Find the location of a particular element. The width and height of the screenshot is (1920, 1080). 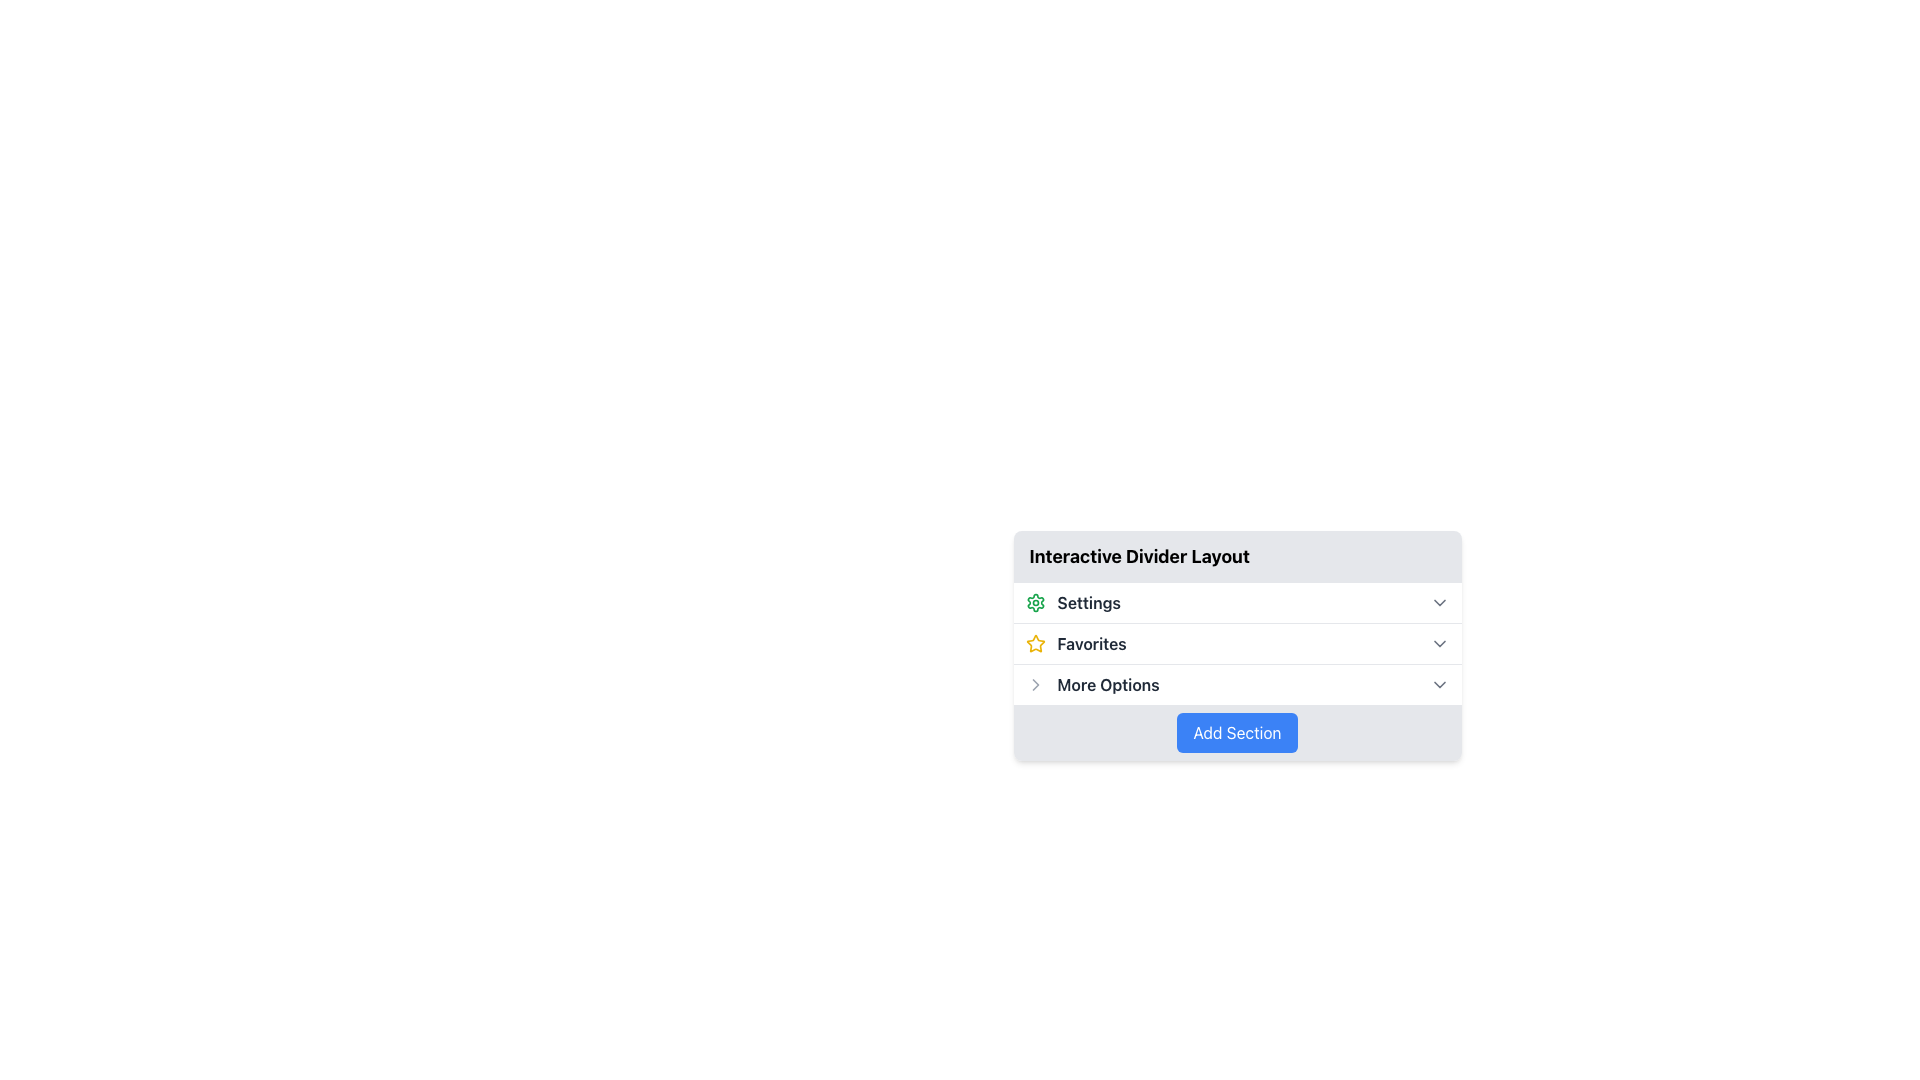

the collapsible menu item related to 'More Options', which is the third item in the 'Interactive Divider Layout' list, positioned below 'Settings' and 'Favorites' is located at coordinates (1236, 683).